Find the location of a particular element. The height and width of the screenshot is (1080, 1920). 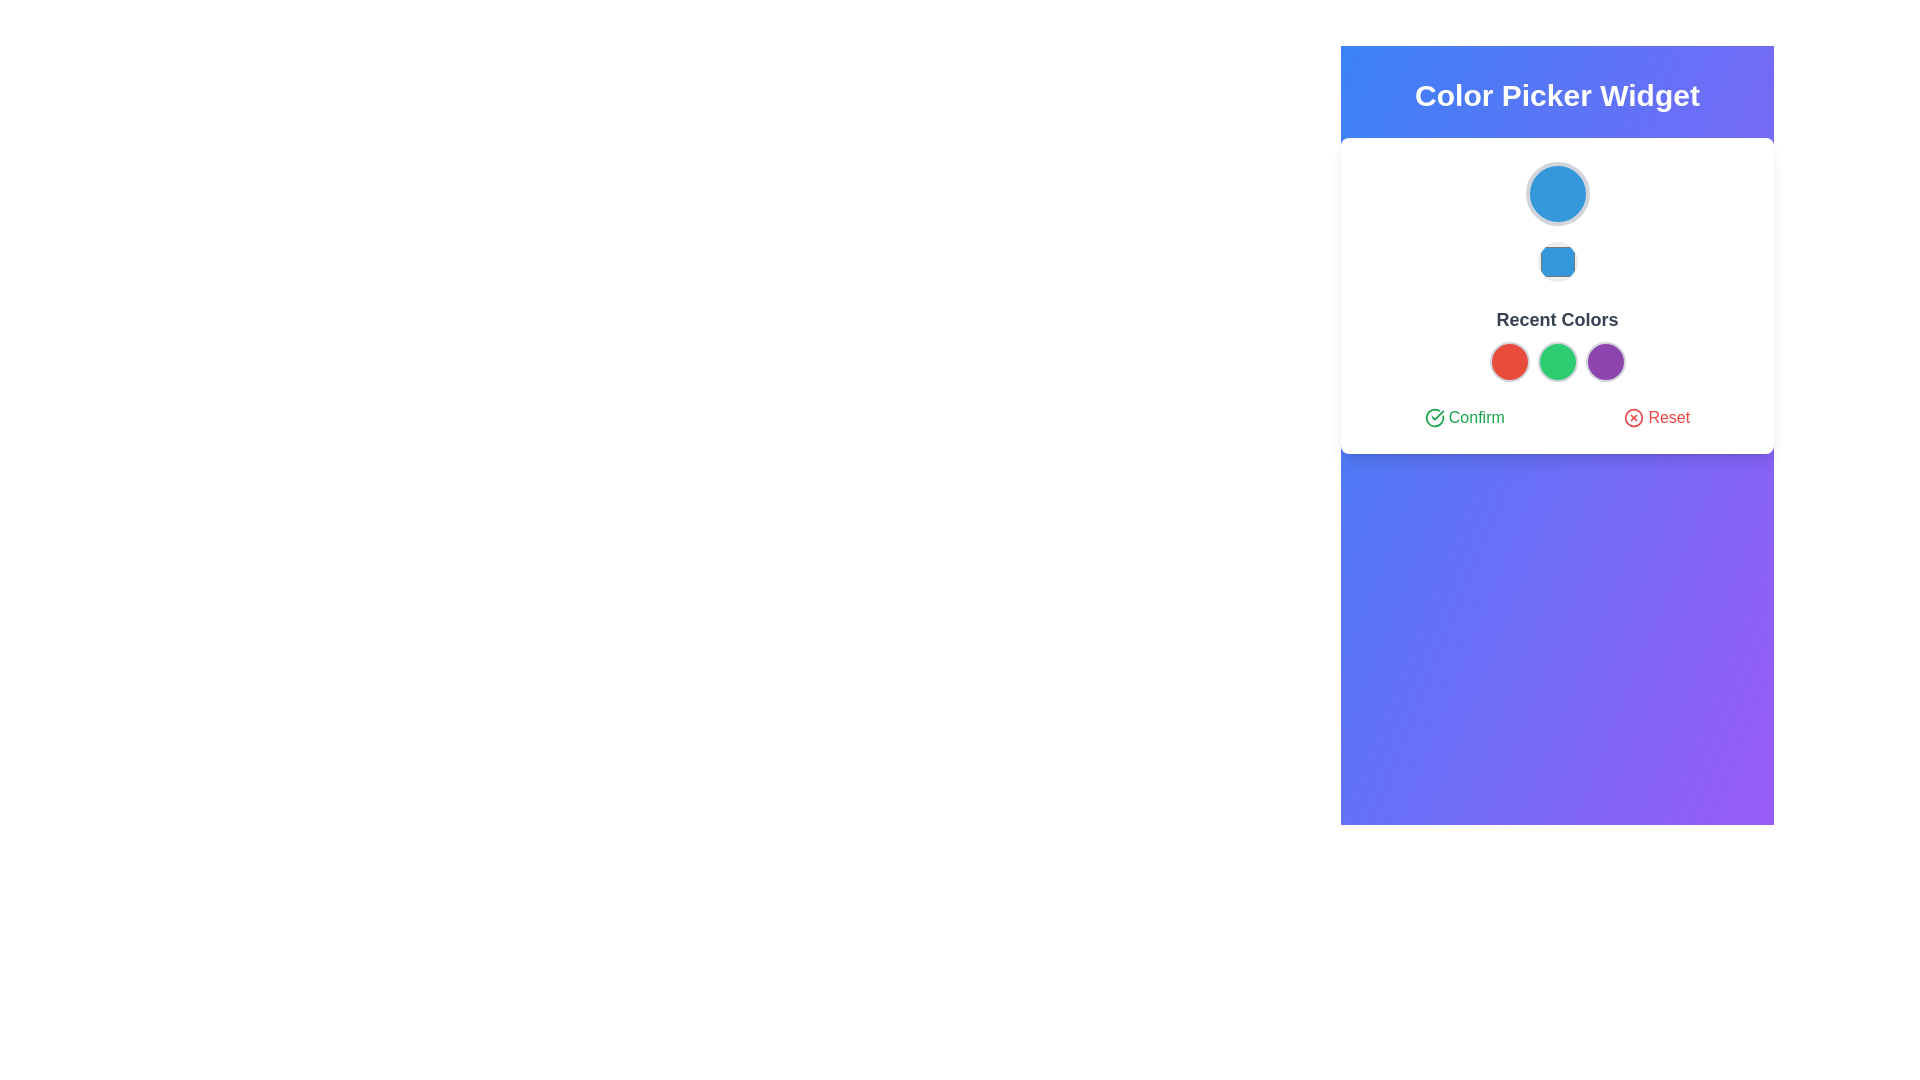

the interactive color swatch in the 'Recent Colors' section is located at coordinates (1556, 342).